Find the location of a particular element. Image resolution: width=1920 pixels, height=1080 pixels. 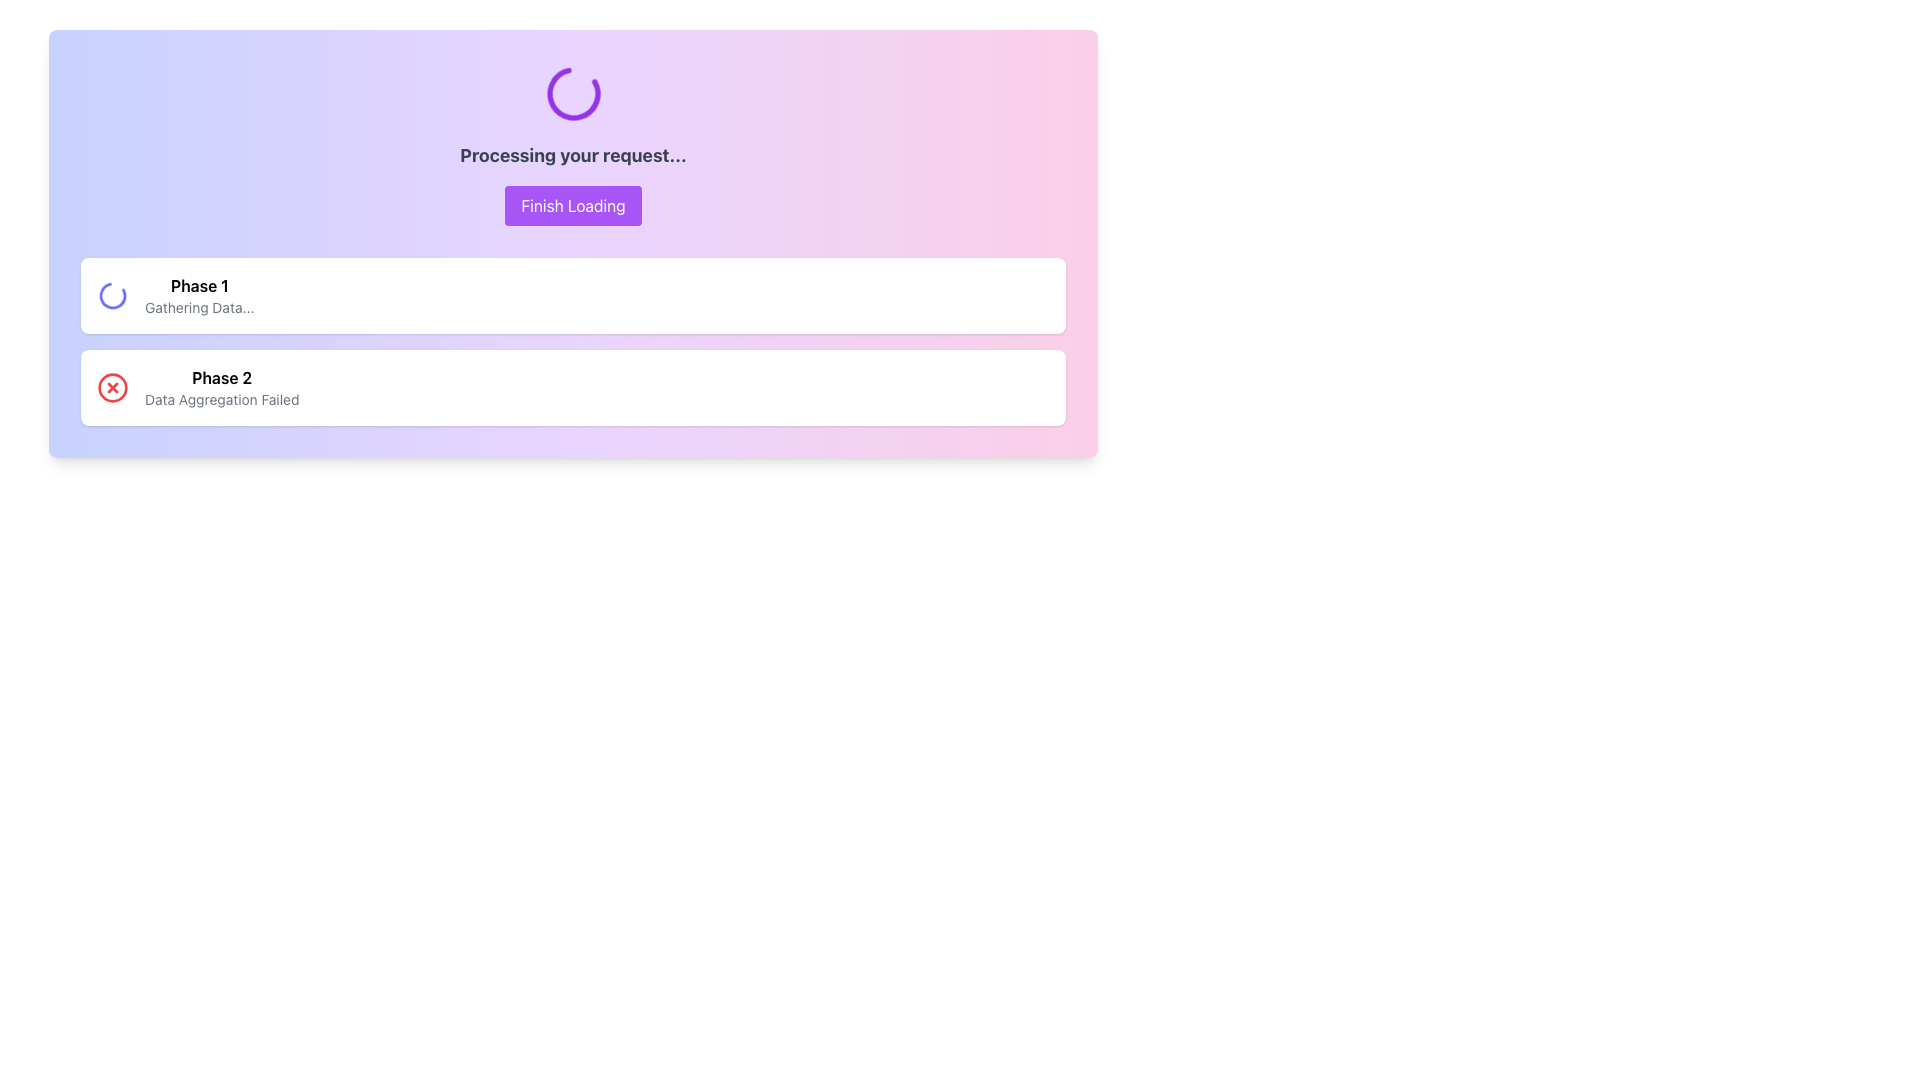

the 'Finish Loading' button with a purple background to change its background color to a darker purple is located at coordinates (572, 205).